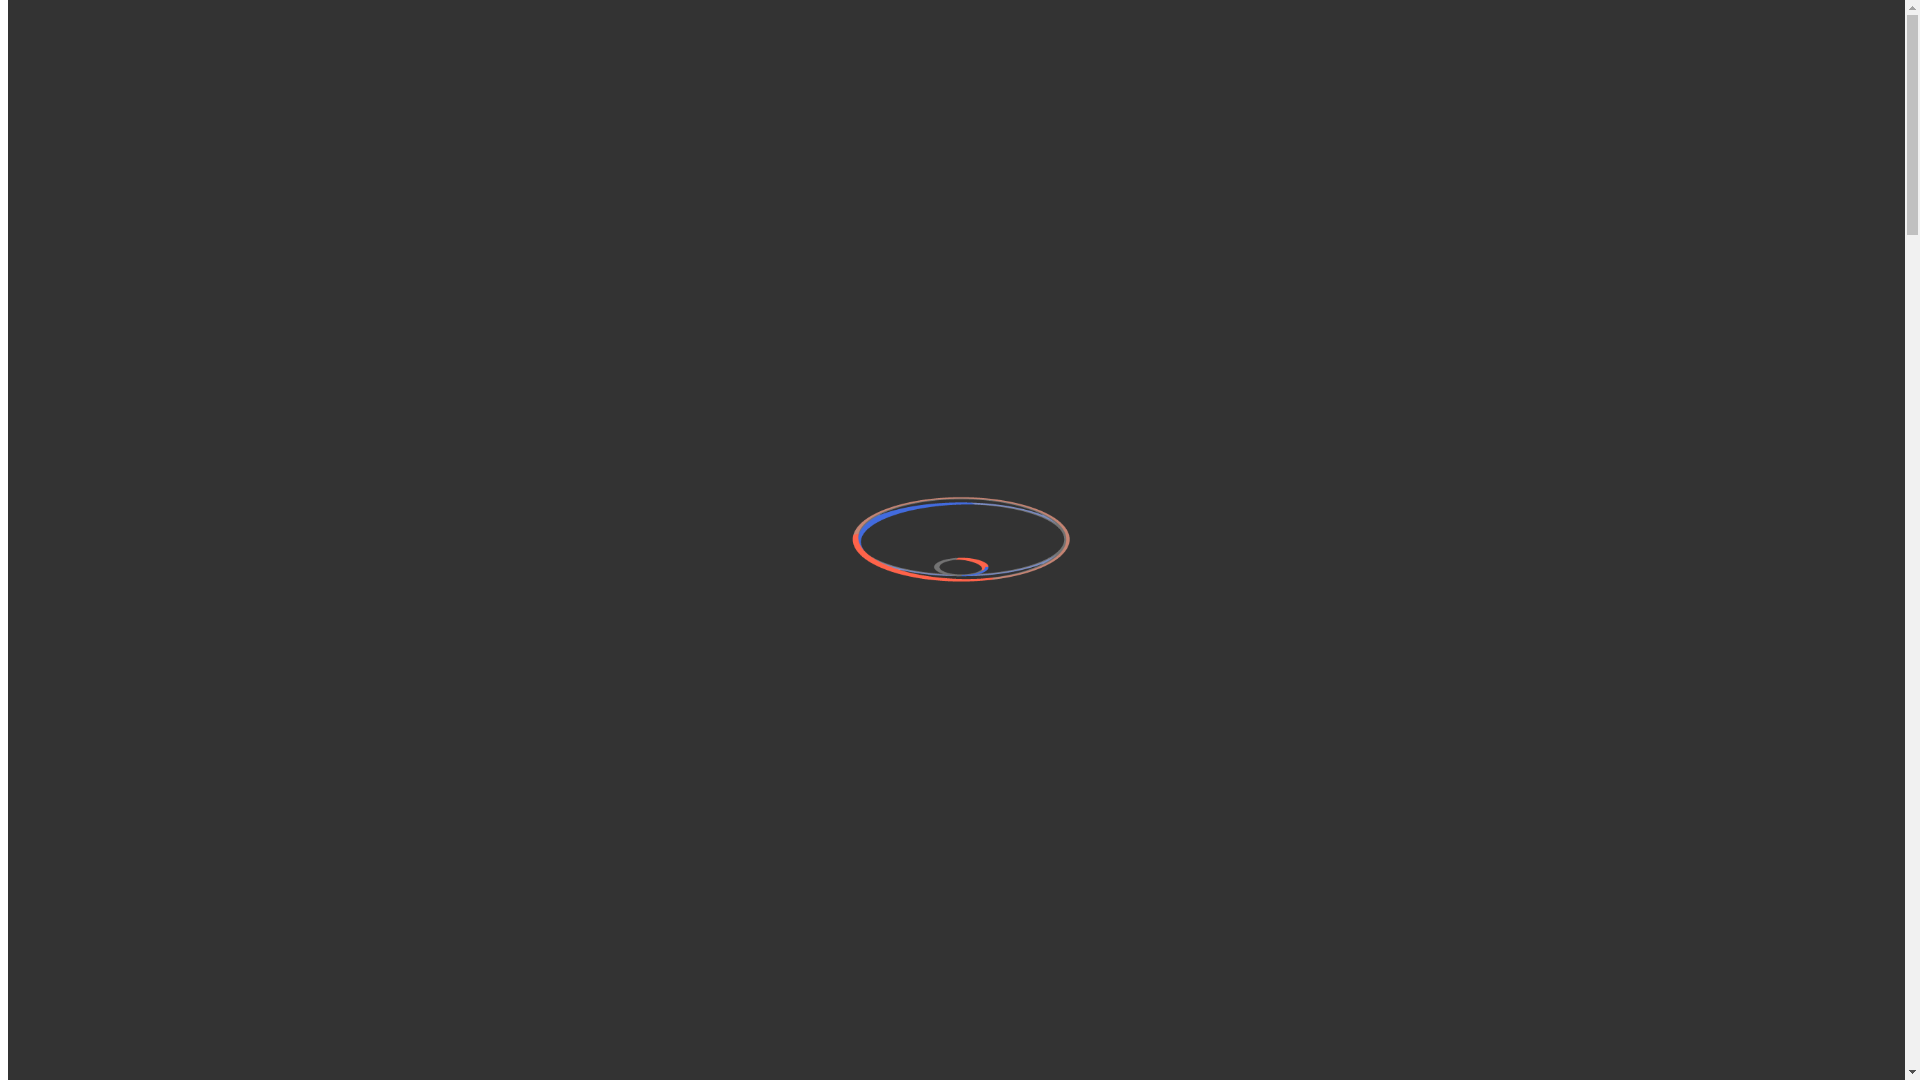  What do you see at coordinates (194, 38) in the screenshot?
I see `'CERN Accelerating science'` at bounding box center [194, 38].